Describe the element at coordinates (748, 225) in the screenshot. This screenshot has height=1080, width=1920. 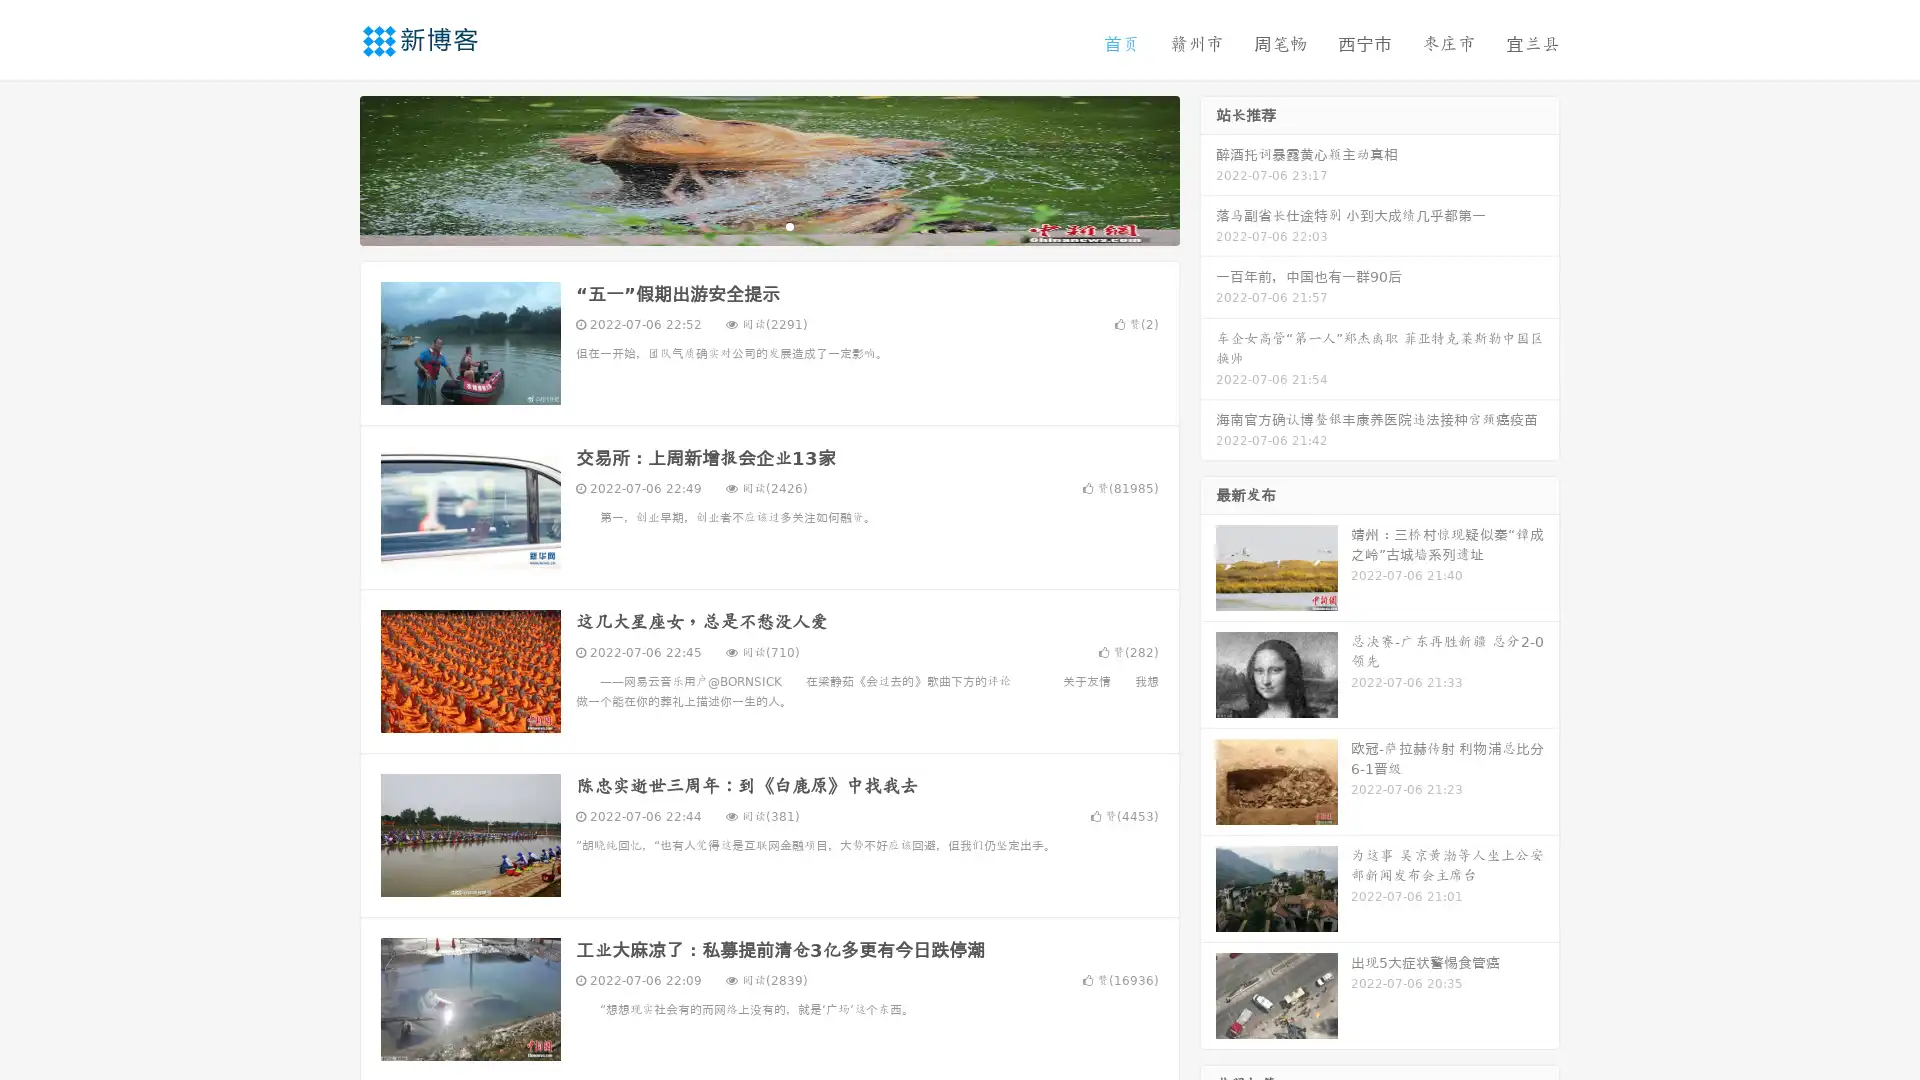
I see `Go to slide 1` at that location.